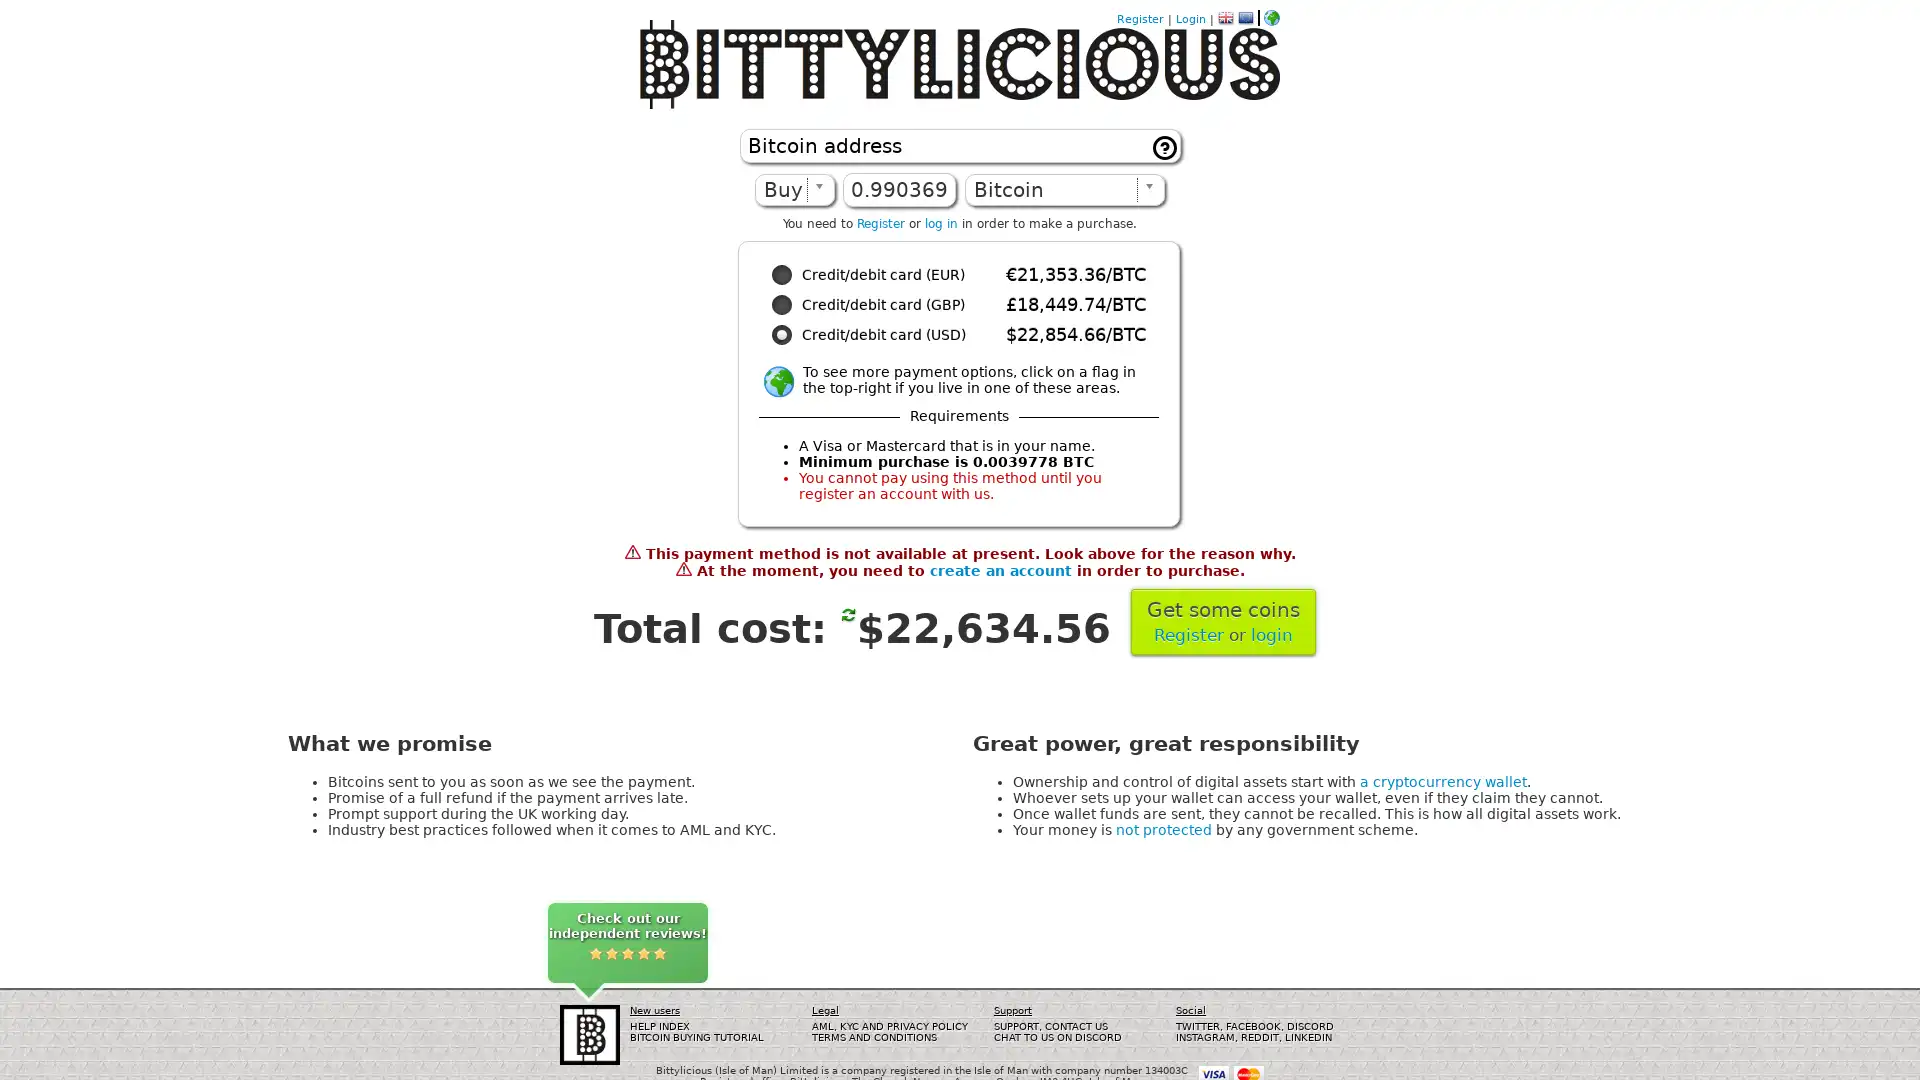  Describe the element at coordinates (1222, 620) in the screenshot. I see `Get some coins Register or login` at that location.